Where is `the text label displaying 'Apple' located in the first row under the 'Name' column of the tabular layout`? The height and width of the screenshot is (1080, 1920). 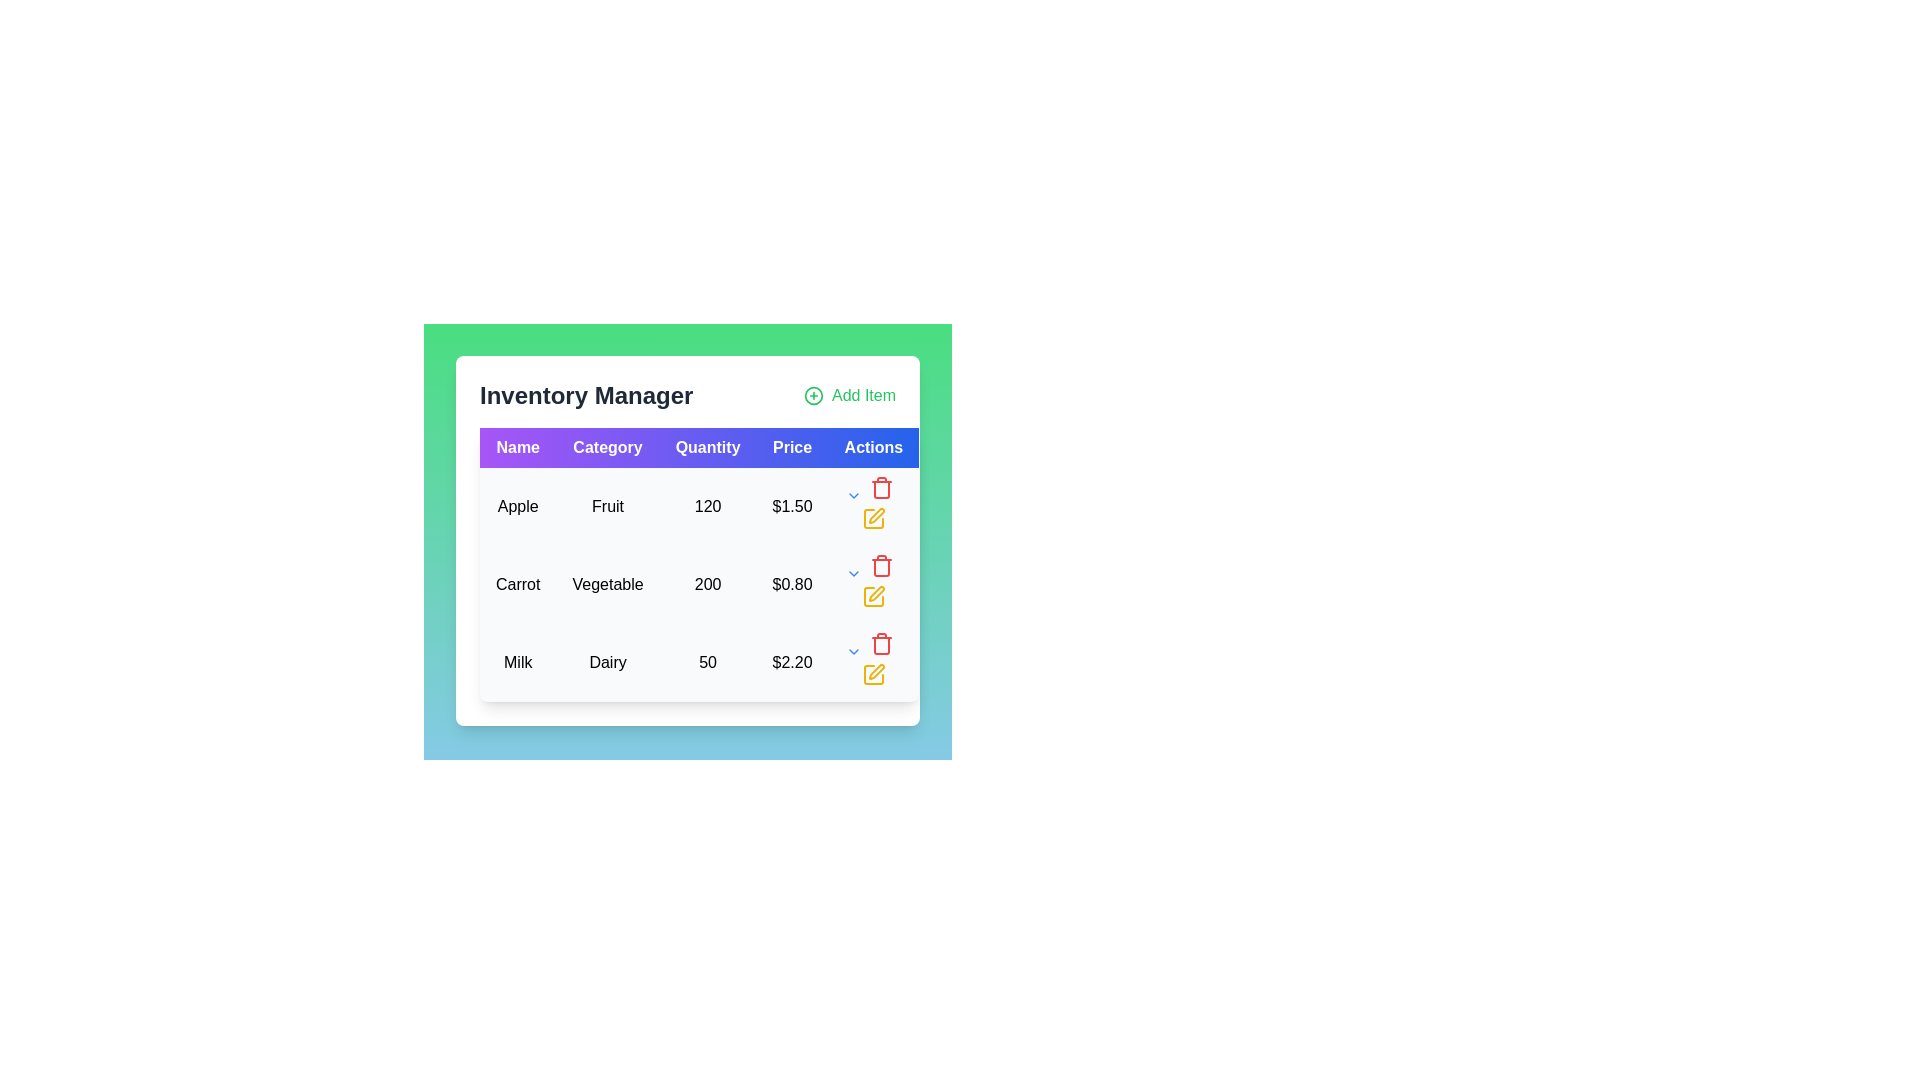 the text label displaying 'Apple' located in the first row under the 'Name' column of the tabular layout is located at coordinates (518, 505).